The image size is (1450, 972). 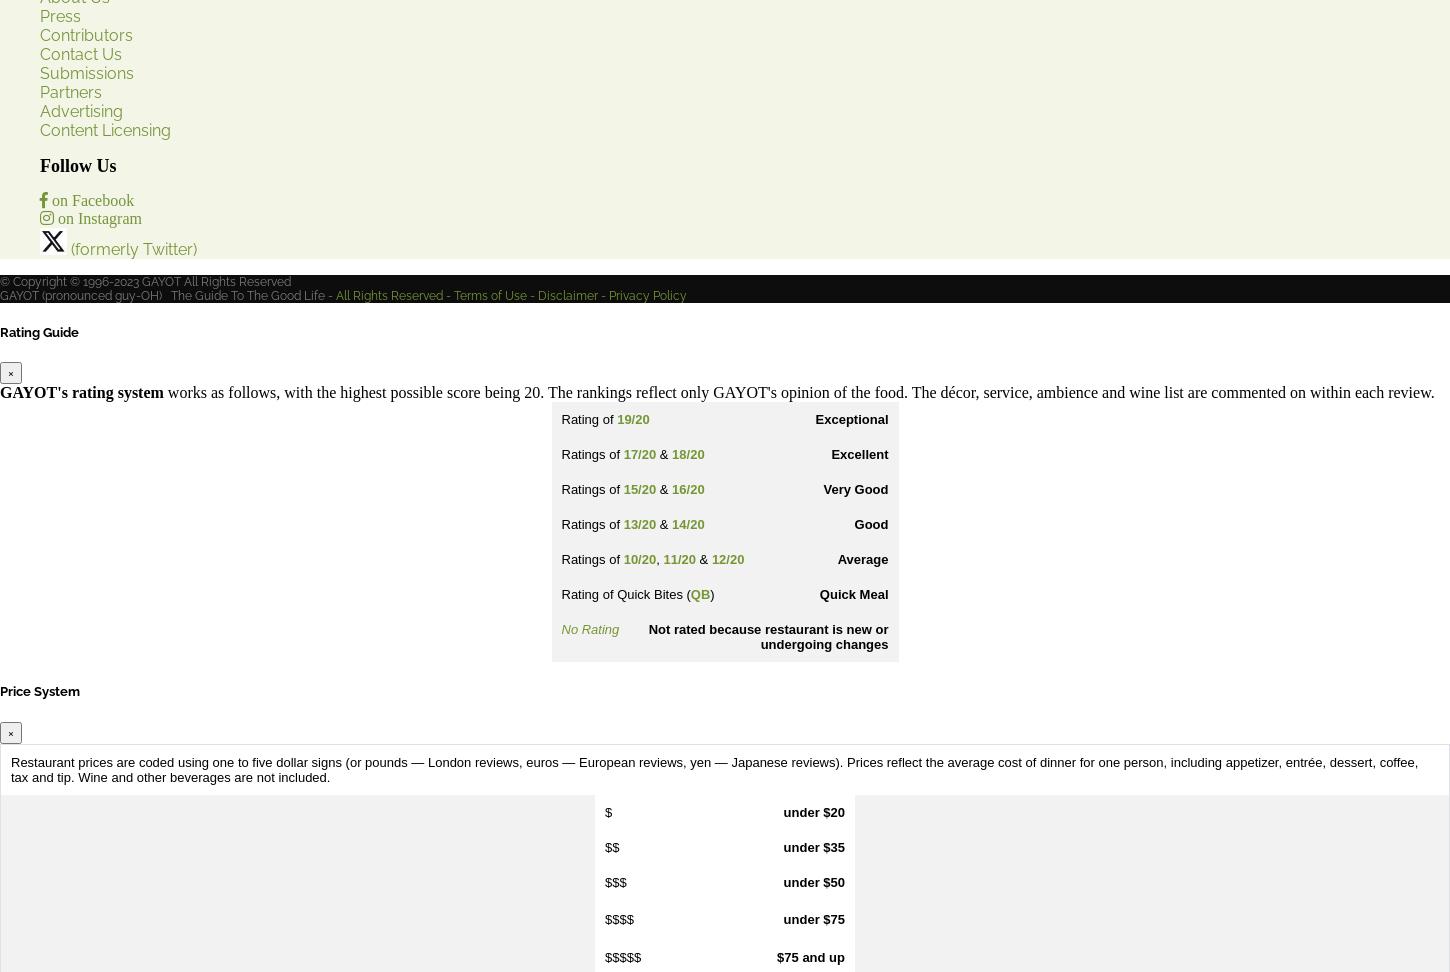 What do you see at coordinates (72, 601) in the screenshot?
I see `'YouTube'` at bounding box center [72, 601].